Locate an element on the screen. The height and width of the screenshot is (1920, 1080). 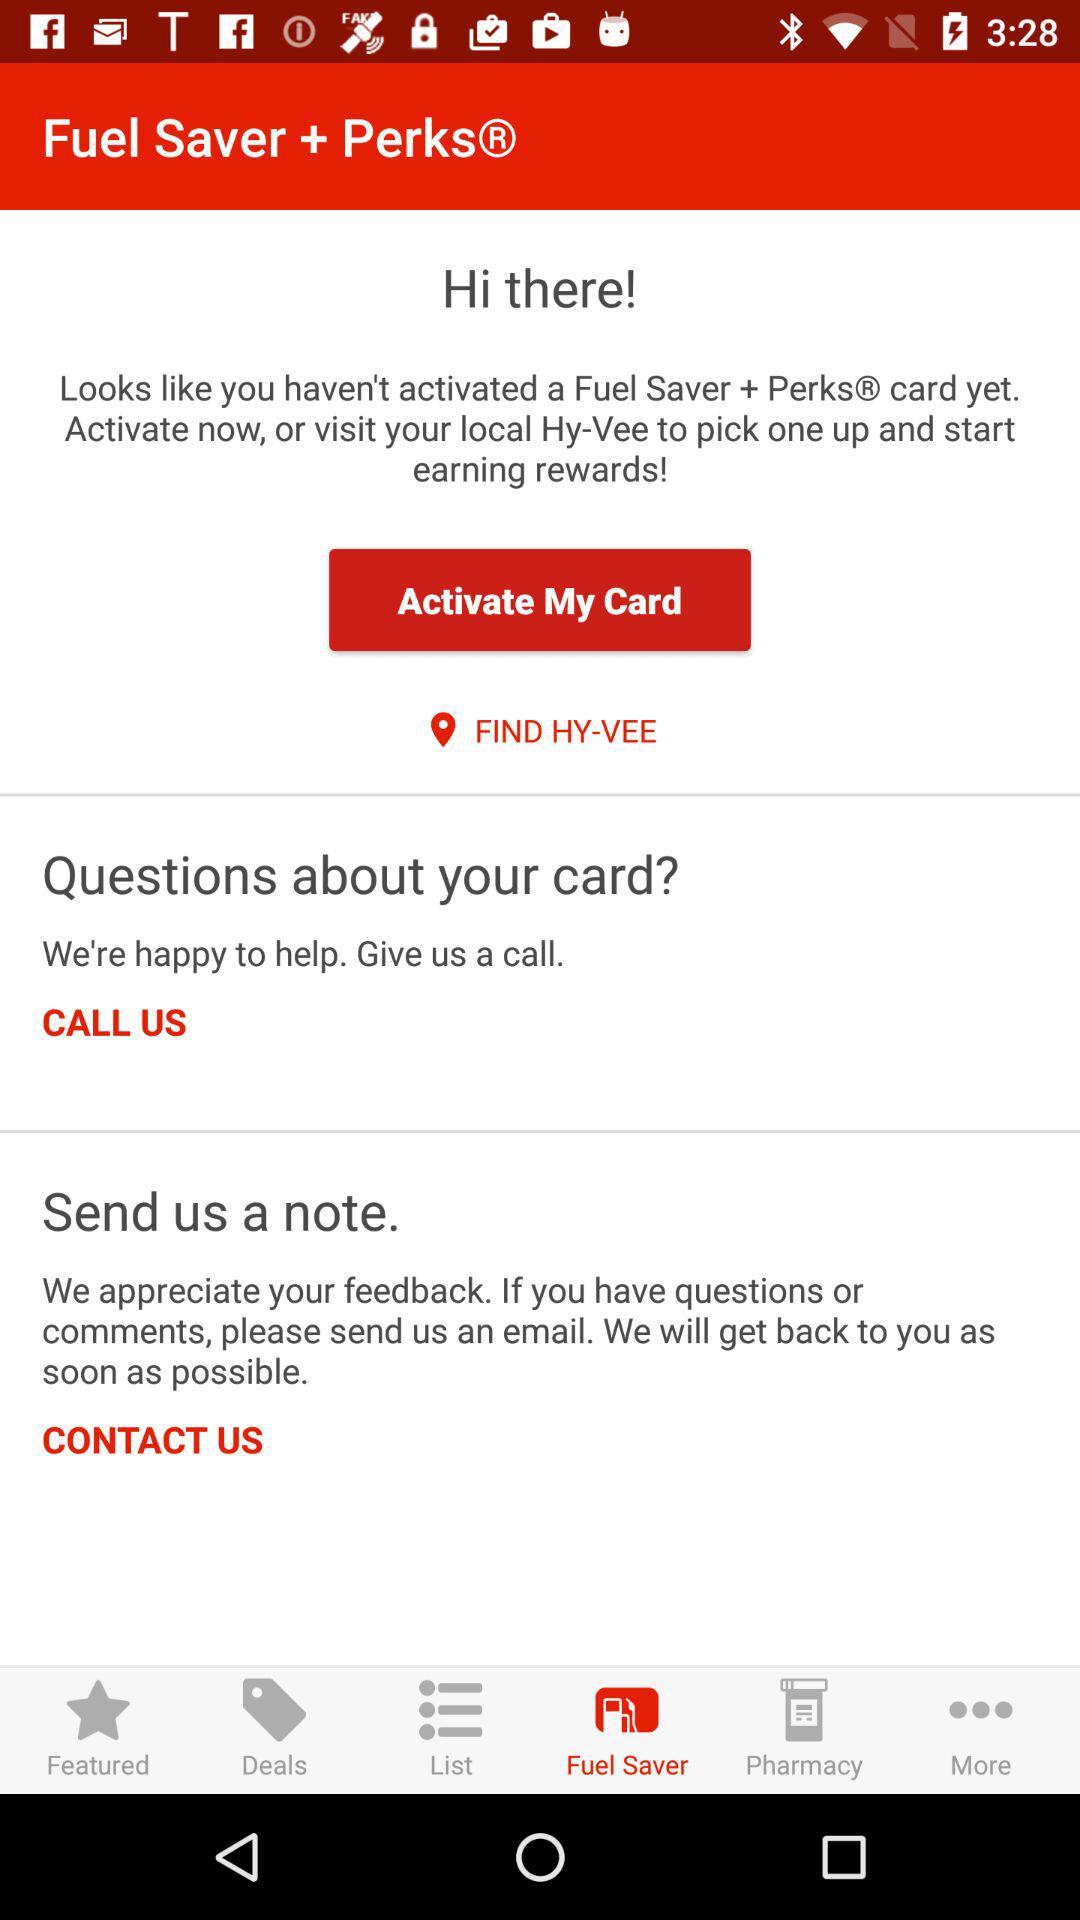
contact us icon is located at coordinates (151, 1438).